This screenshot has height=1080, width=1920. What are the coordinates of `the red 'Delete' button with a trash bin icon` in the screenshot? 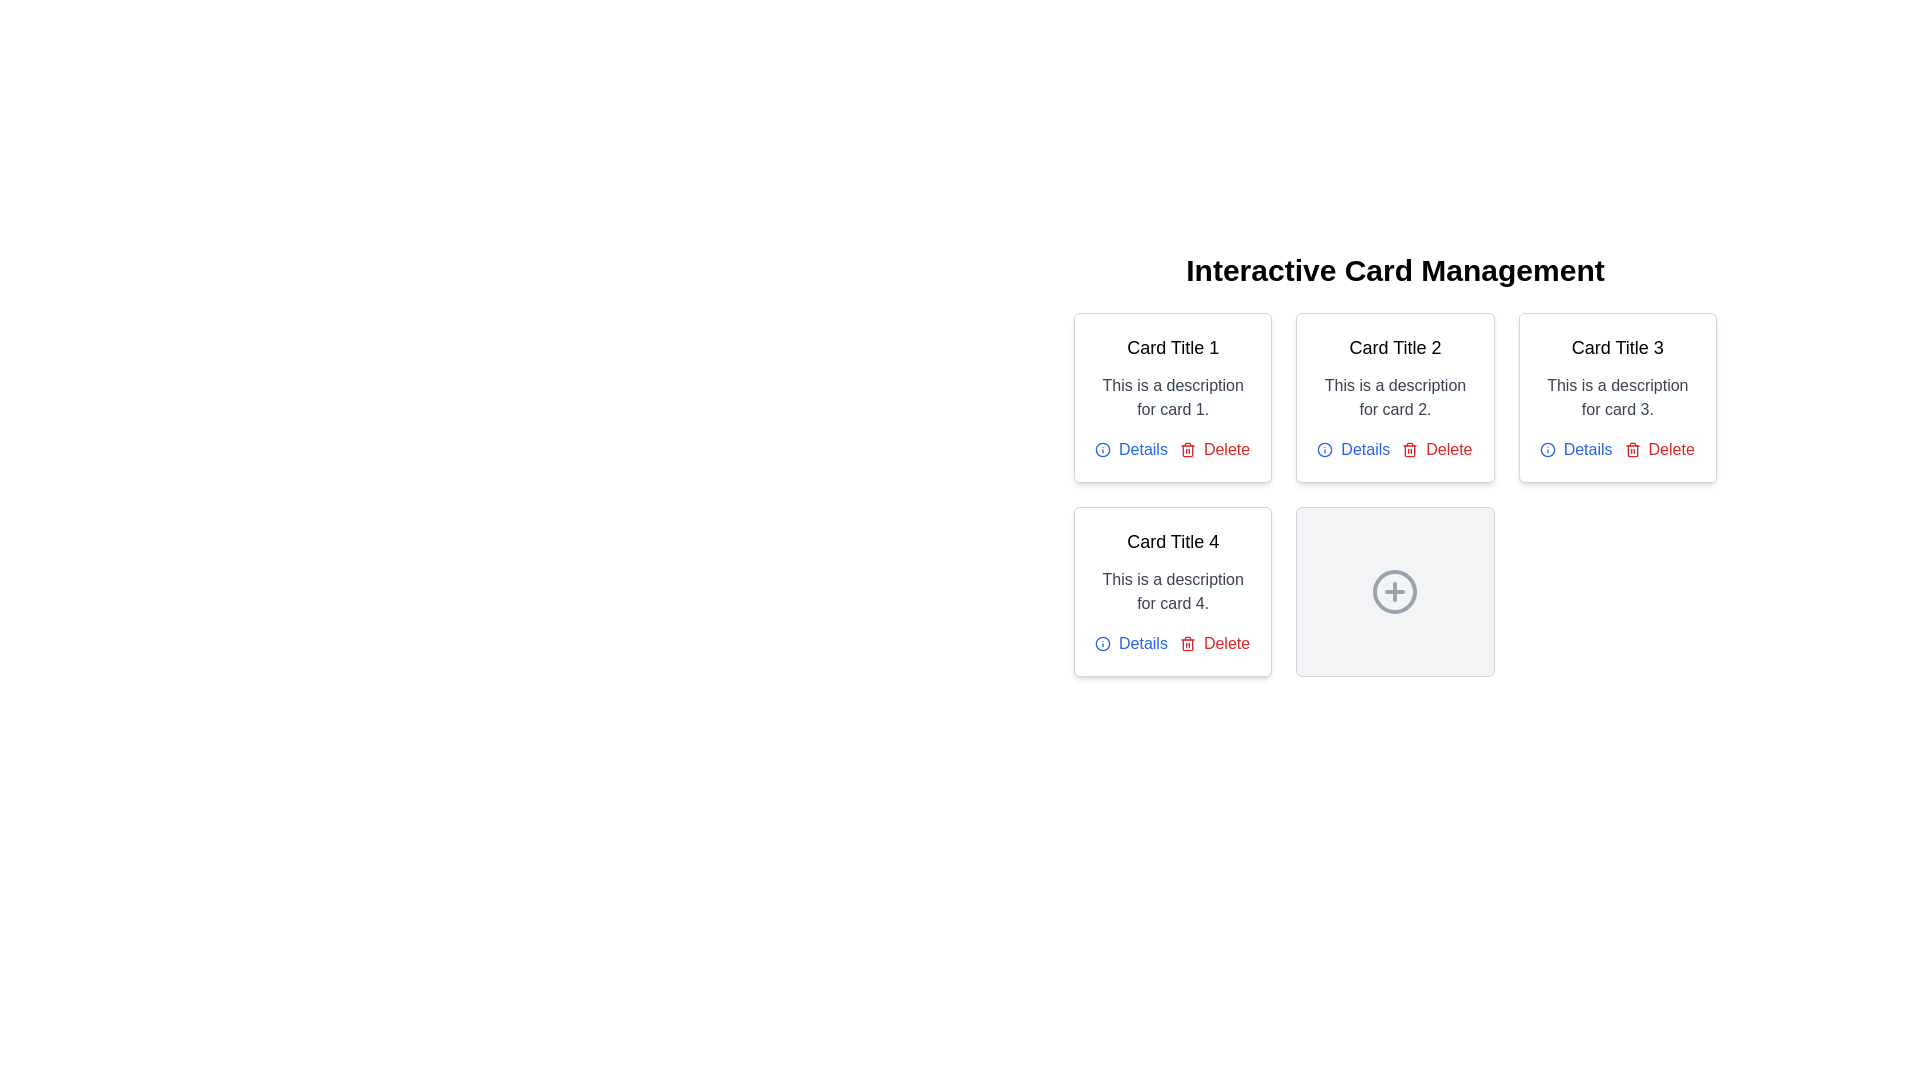 It's located at (1435, 450).